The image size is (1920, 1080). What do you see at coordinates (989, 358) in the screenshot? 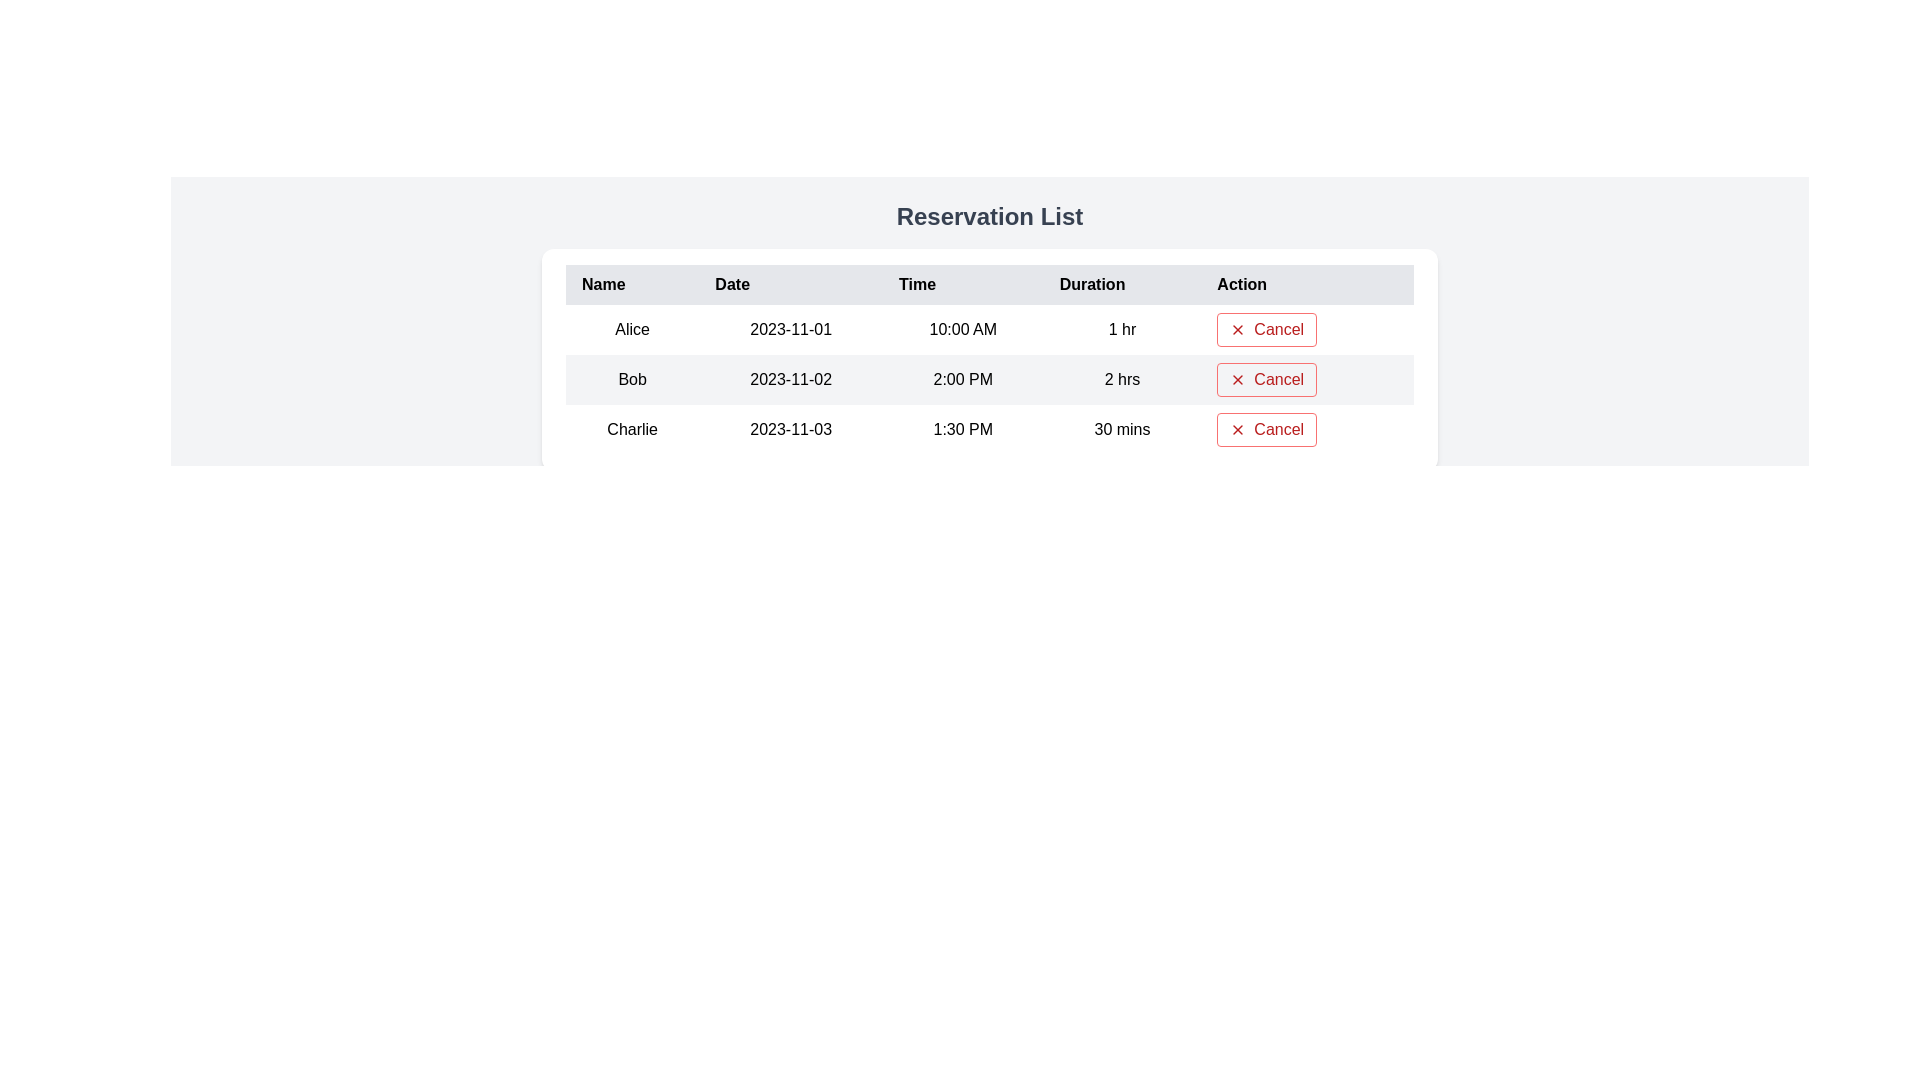
I see `the Table displaying the list of reservations to view the details of each reservation` at bounding box center [989, 358].